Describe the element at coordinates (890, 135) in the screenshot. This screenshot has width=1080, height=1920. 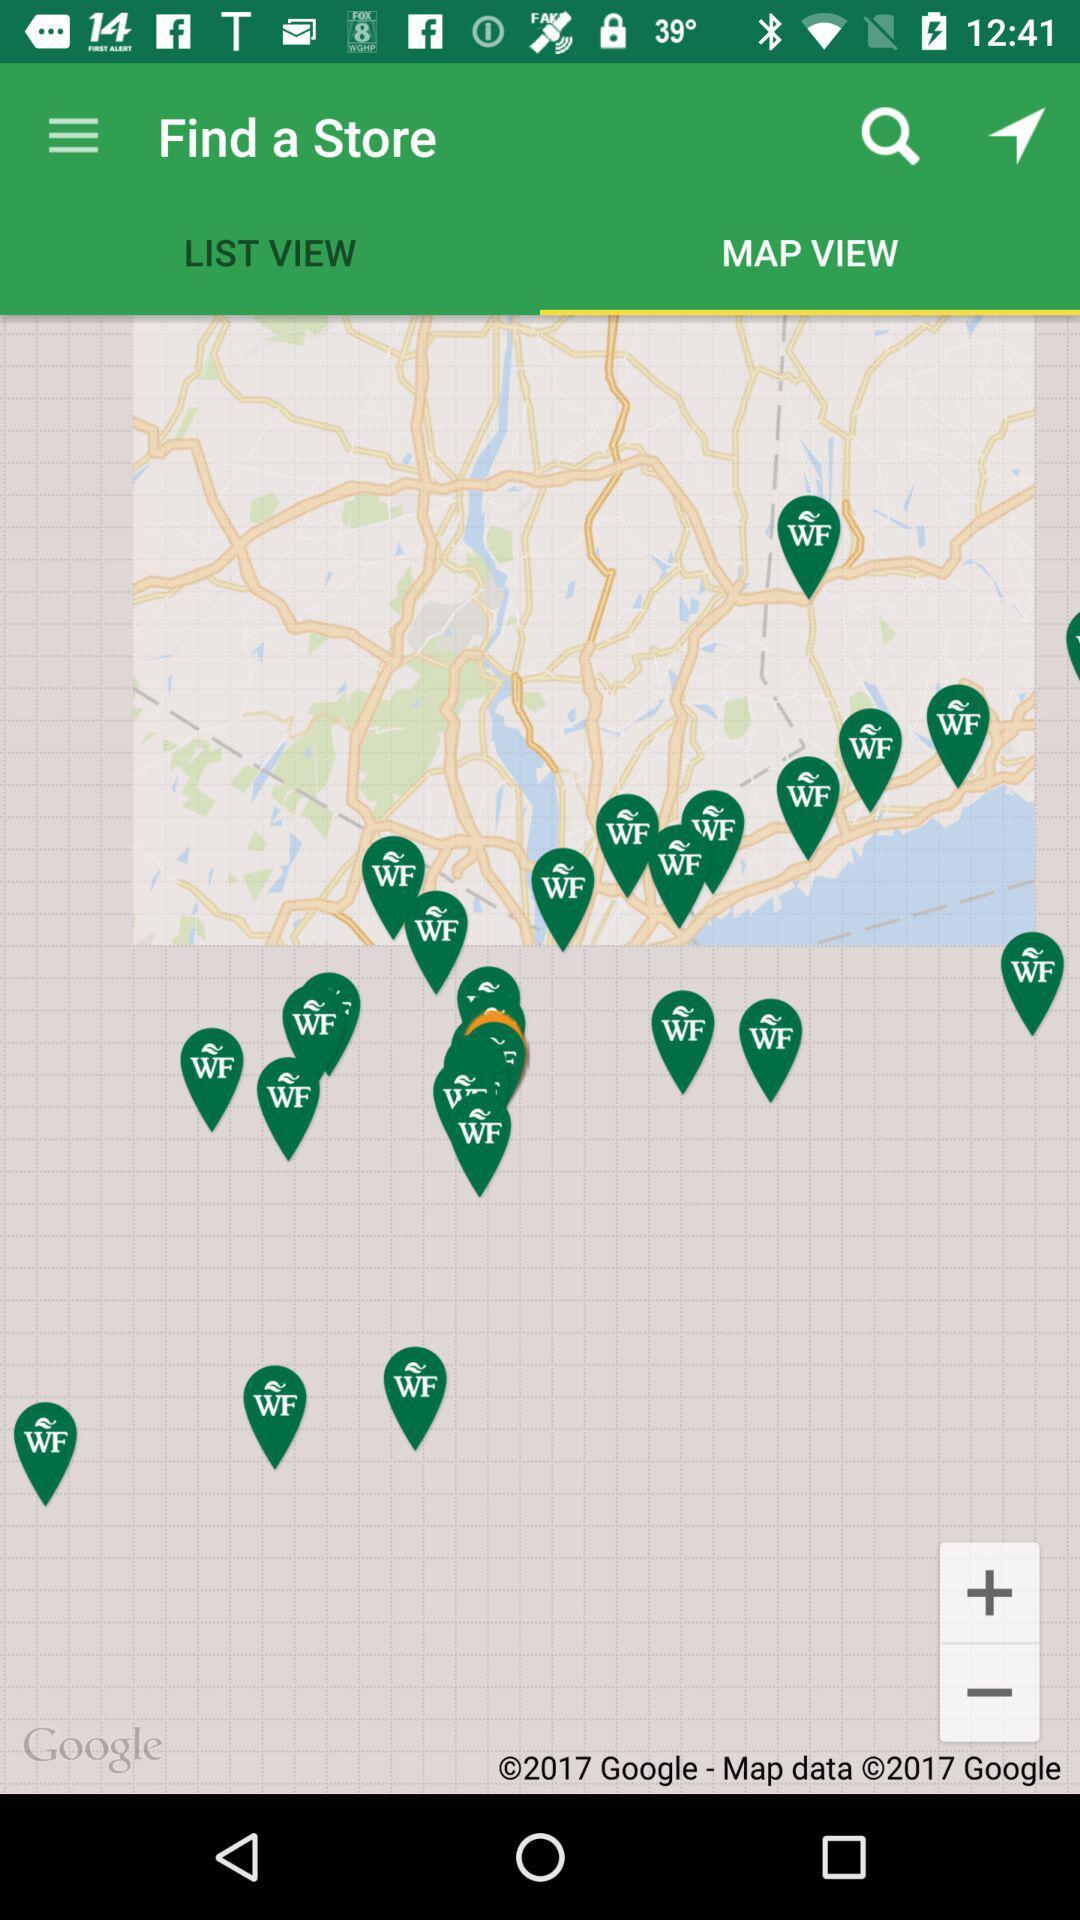
I see `the icon above the map view` at that location.